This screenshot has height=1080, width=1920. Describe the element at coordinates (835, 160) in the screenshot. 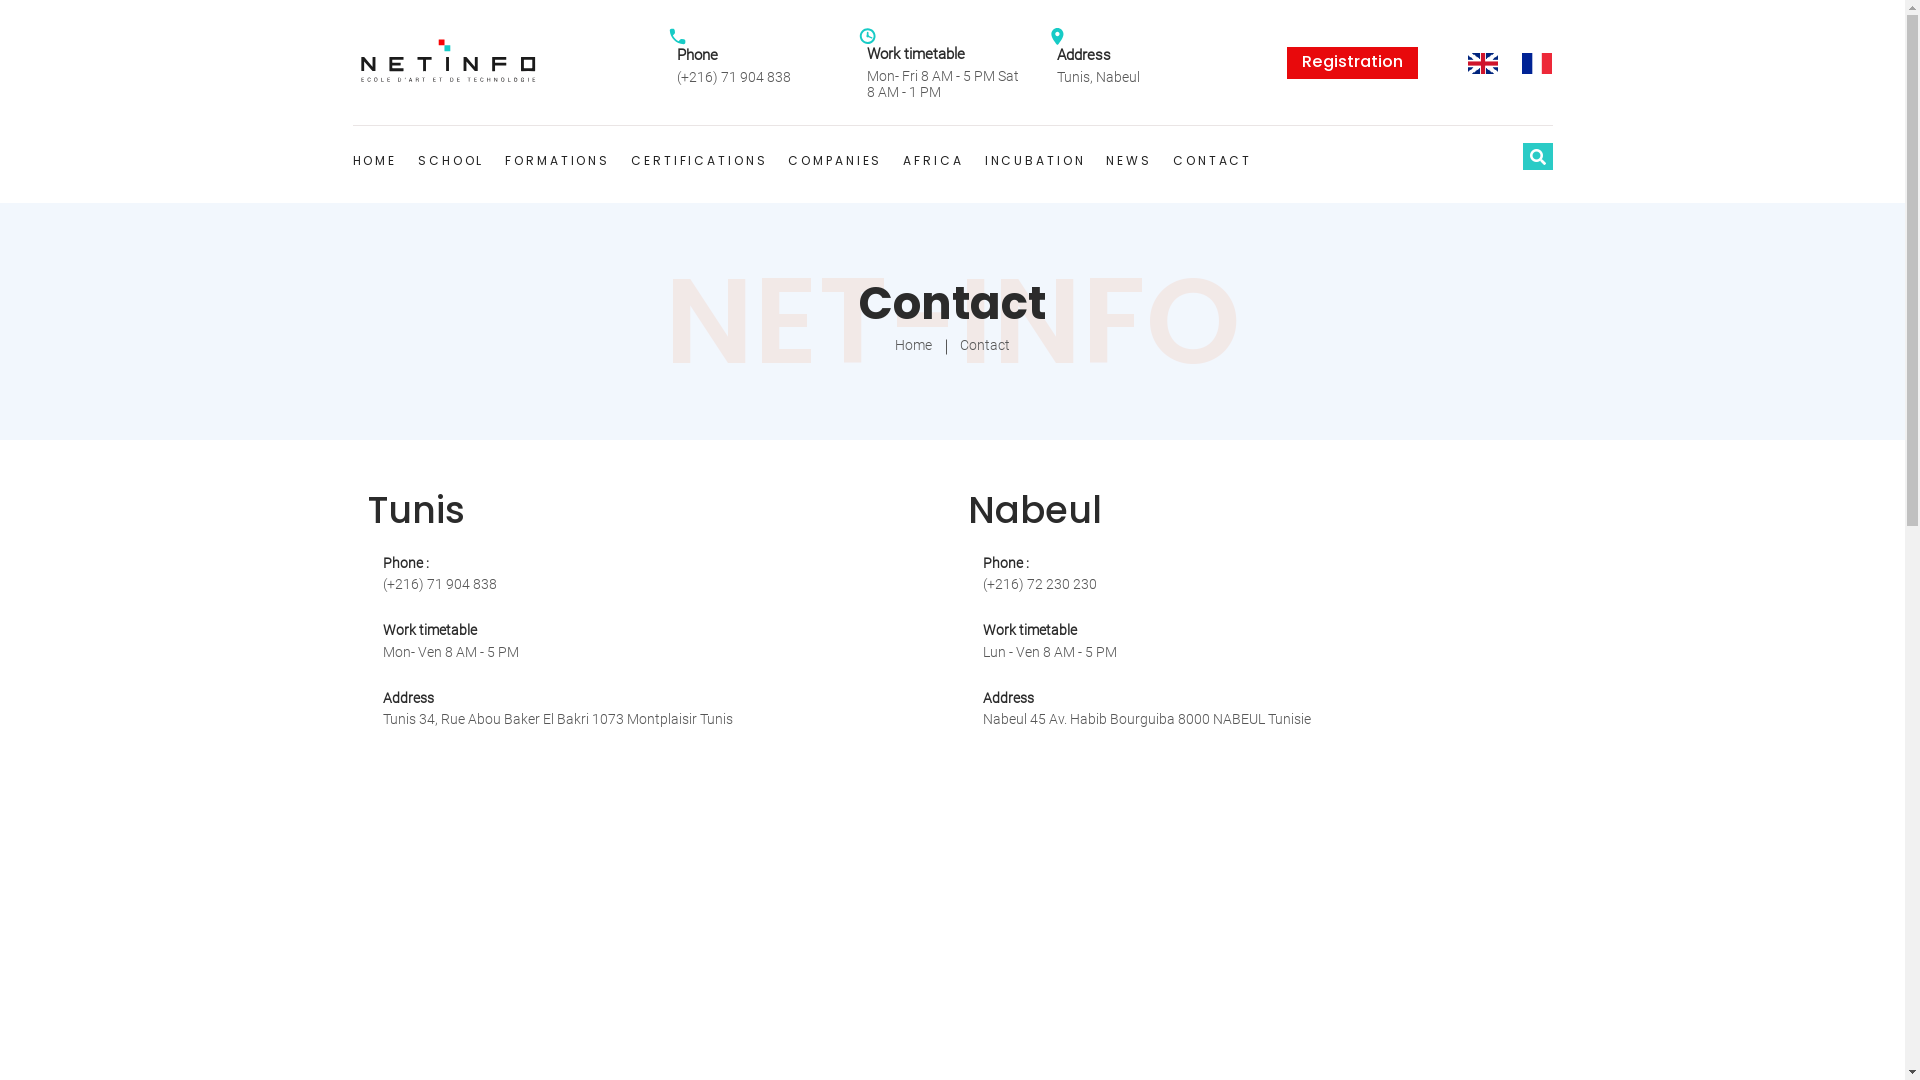

I see `'COMPANIES'` at that location.